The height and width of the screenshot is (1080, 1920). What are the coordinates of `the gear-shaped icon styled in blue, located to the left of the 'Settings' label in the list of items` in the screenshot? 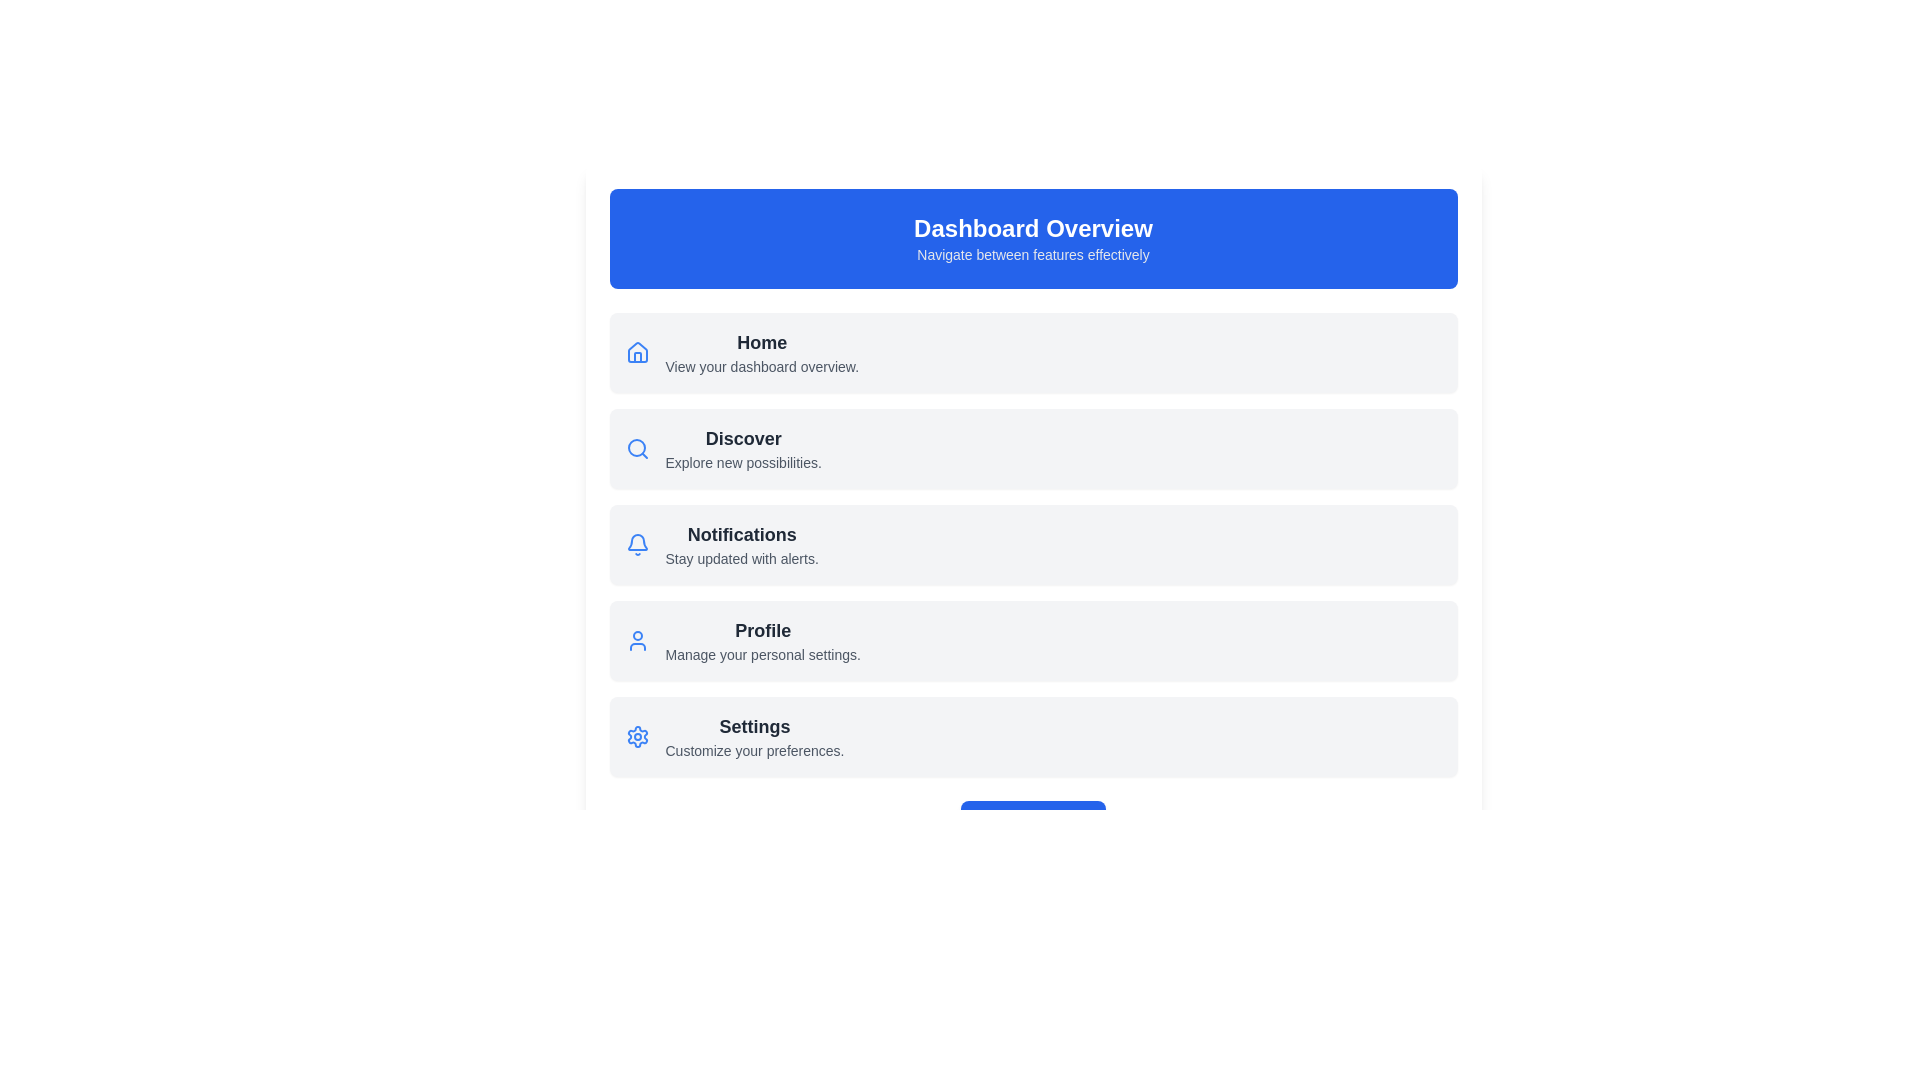 It's located at (636, 736).